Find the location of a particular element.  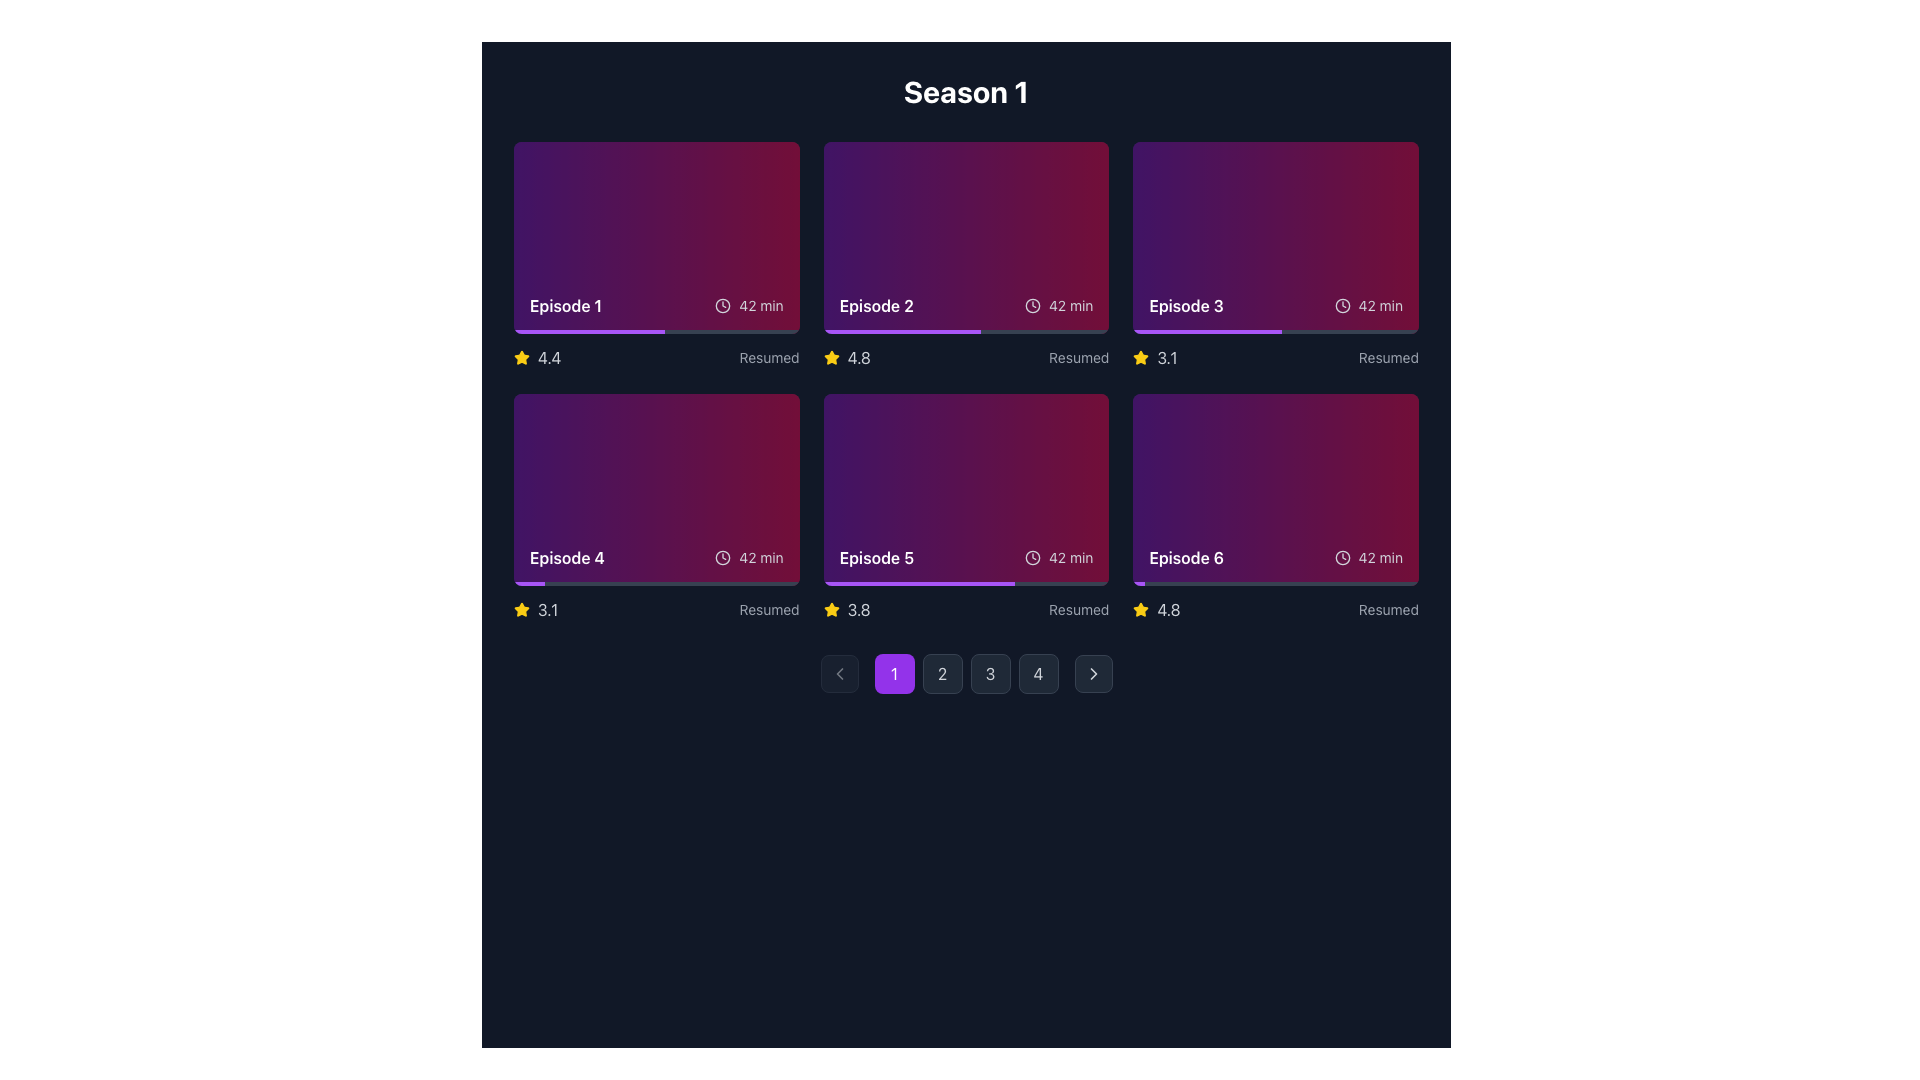

Progress bar located at the bottom of the 'Episode 1' card, which visually represents the viewing progress of the episode is located at coordinates (656, 330).